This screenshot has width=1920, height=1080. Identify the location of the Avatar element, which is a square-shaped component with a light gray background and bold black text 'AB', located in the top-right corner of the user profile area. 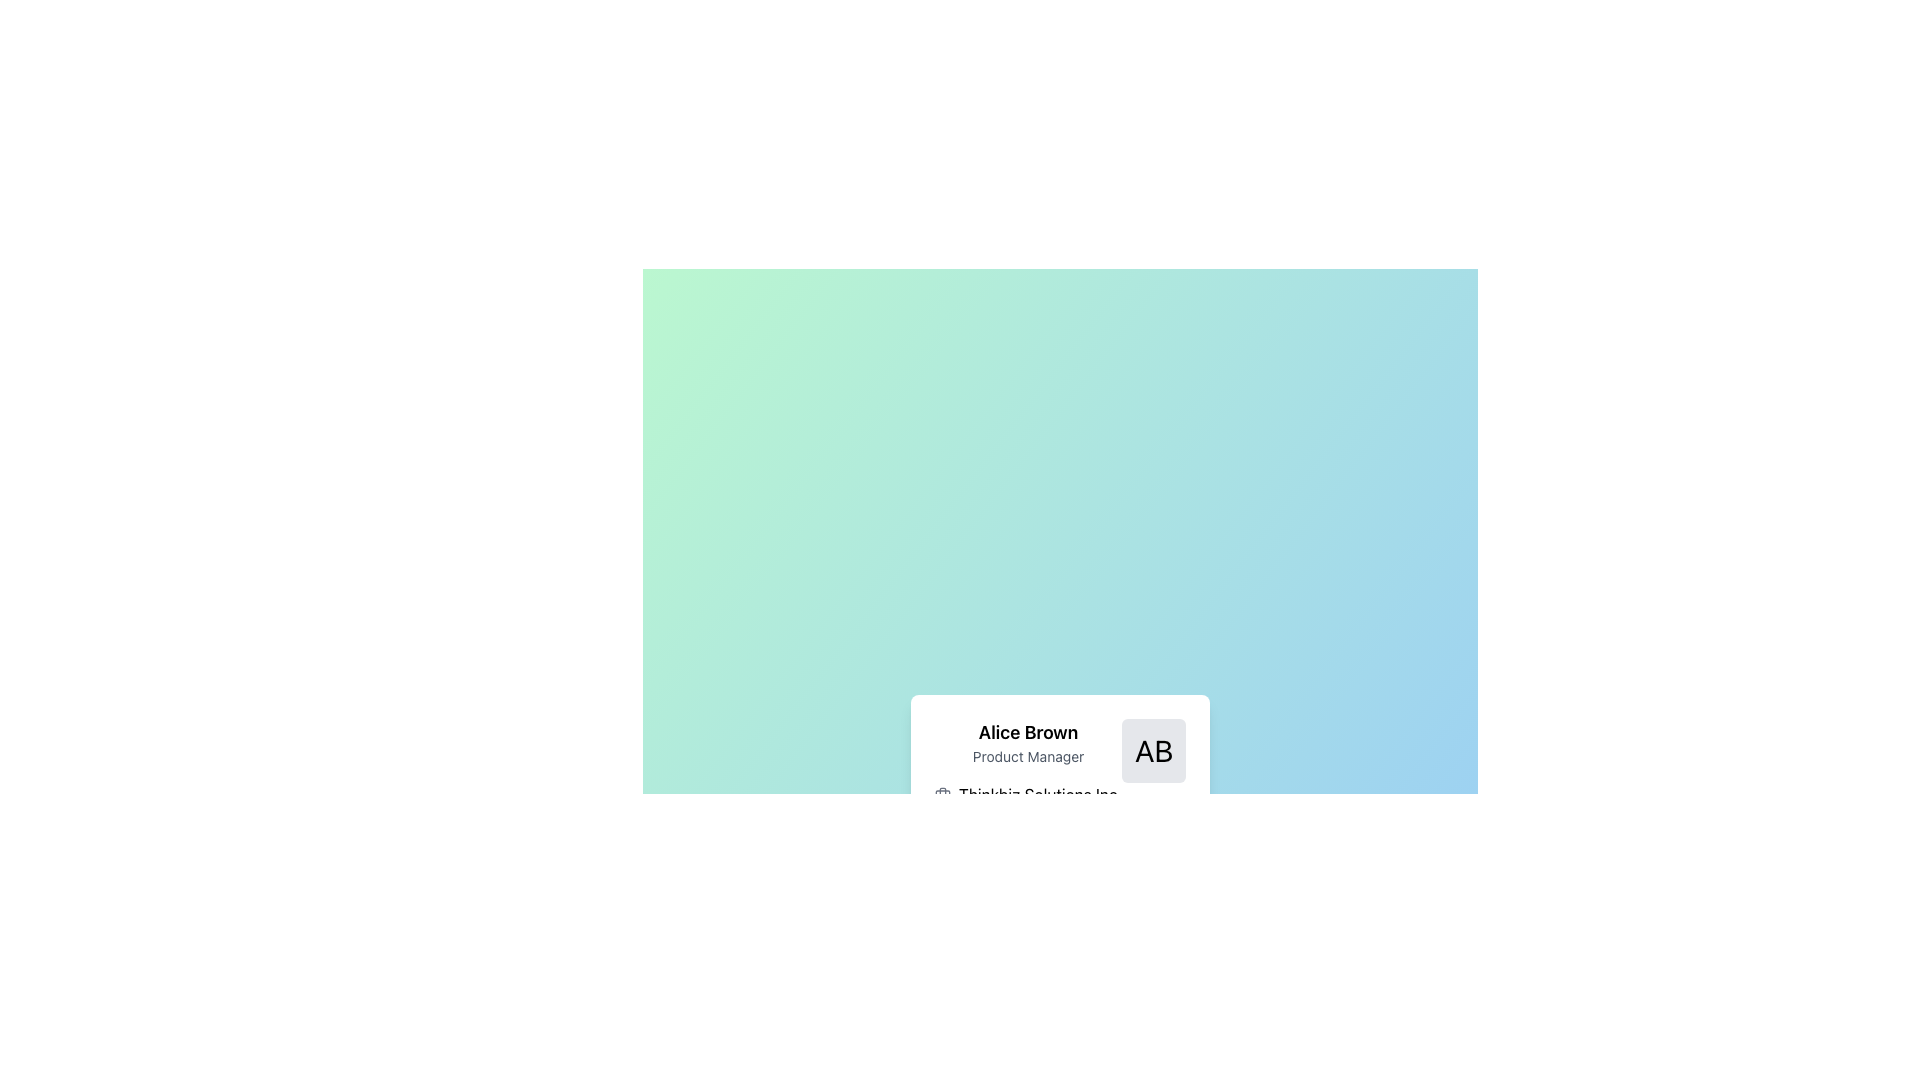
(1154, 751).